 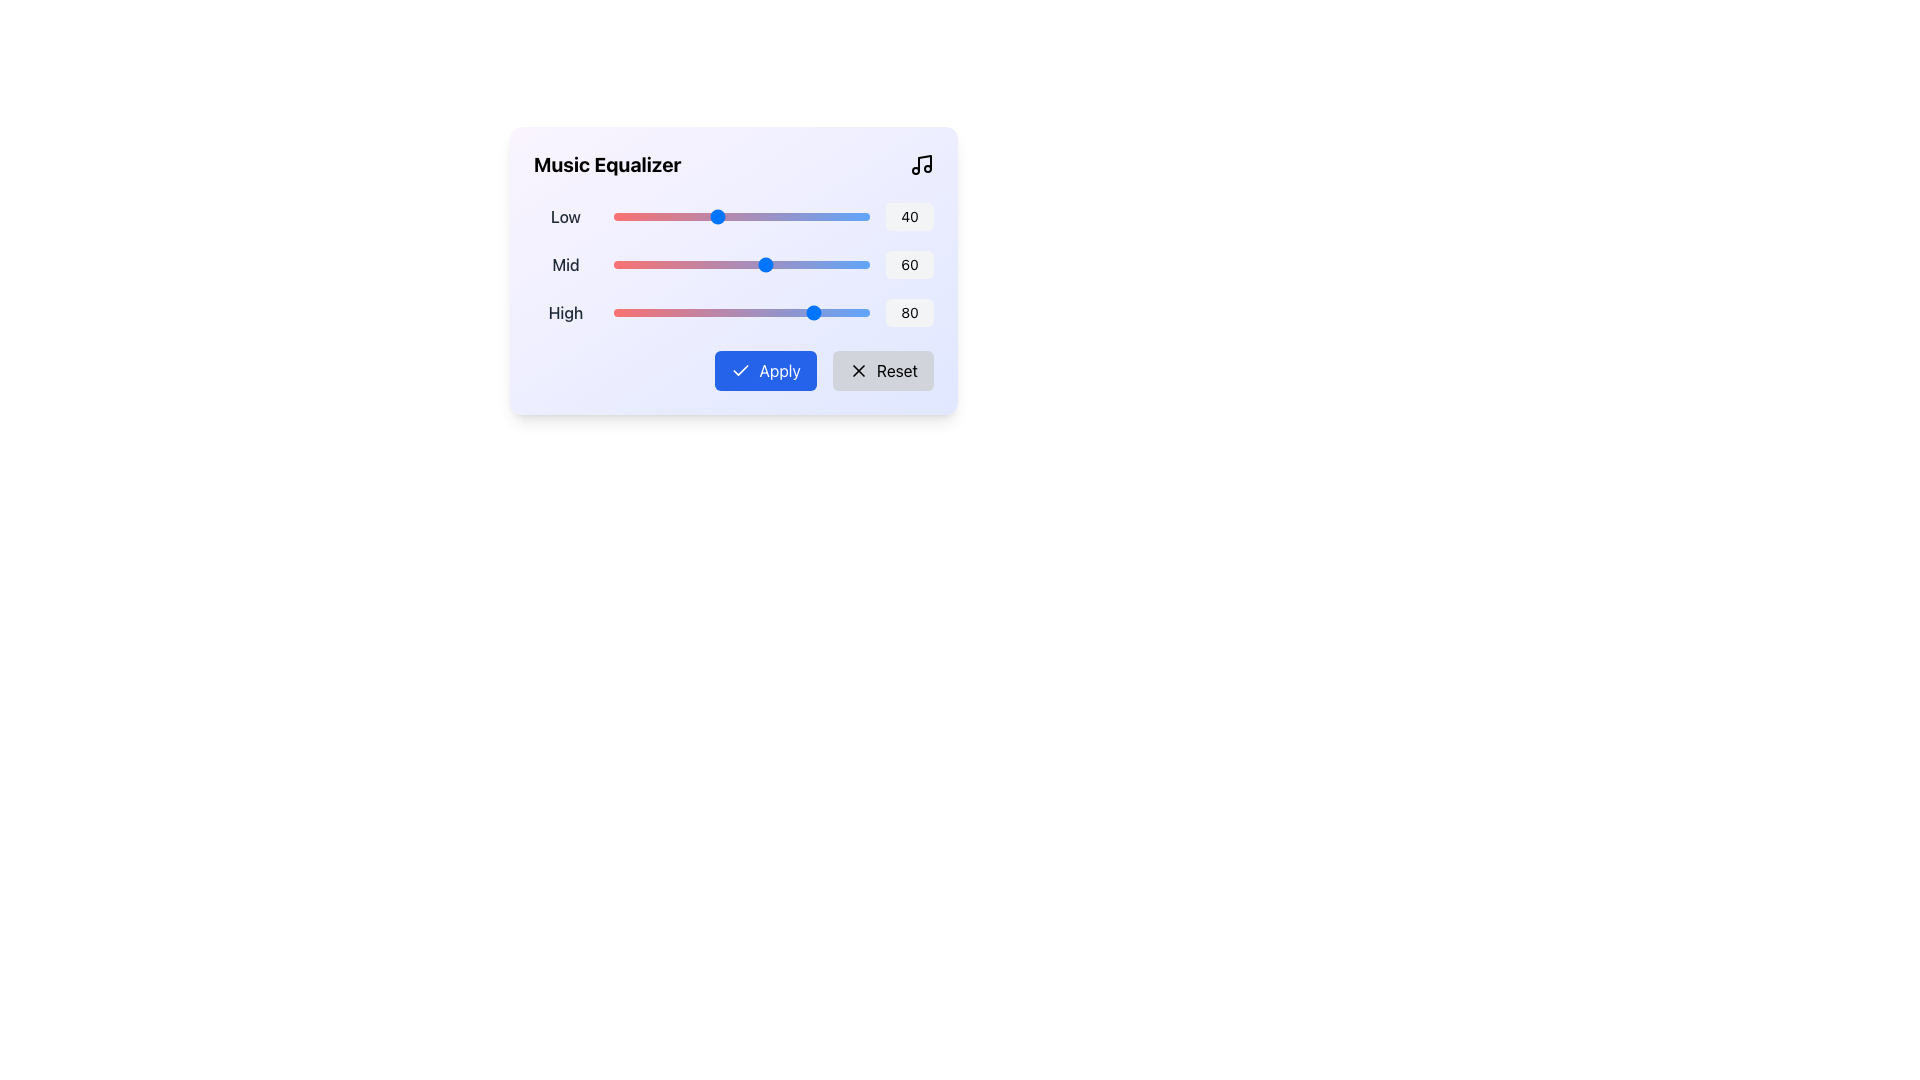 I want to click on the SVG musical symbol icon located next to the 'Music Equalizer' text at the top-right section of the card, so click(x=920, y=164).